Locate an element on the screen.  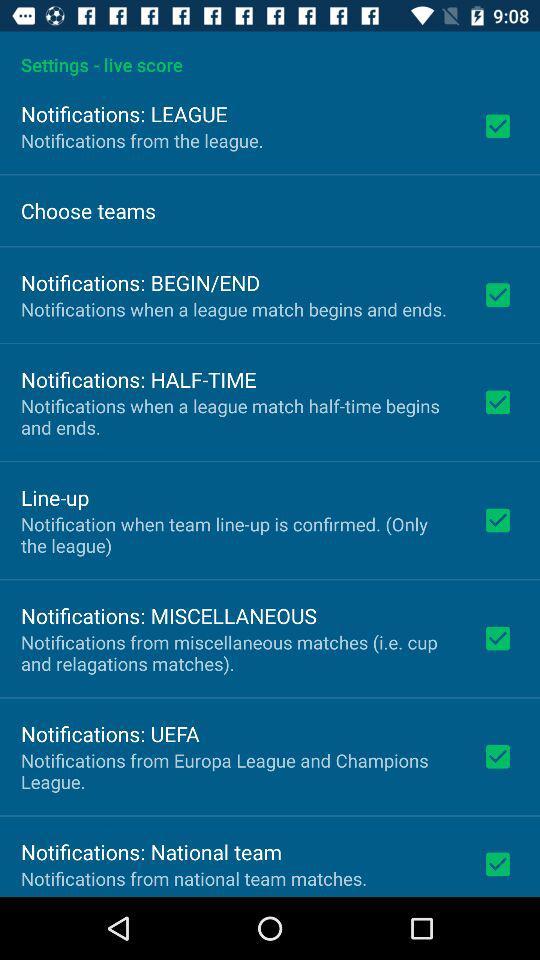
the notification when team icon is located at coordinates (238, 533).